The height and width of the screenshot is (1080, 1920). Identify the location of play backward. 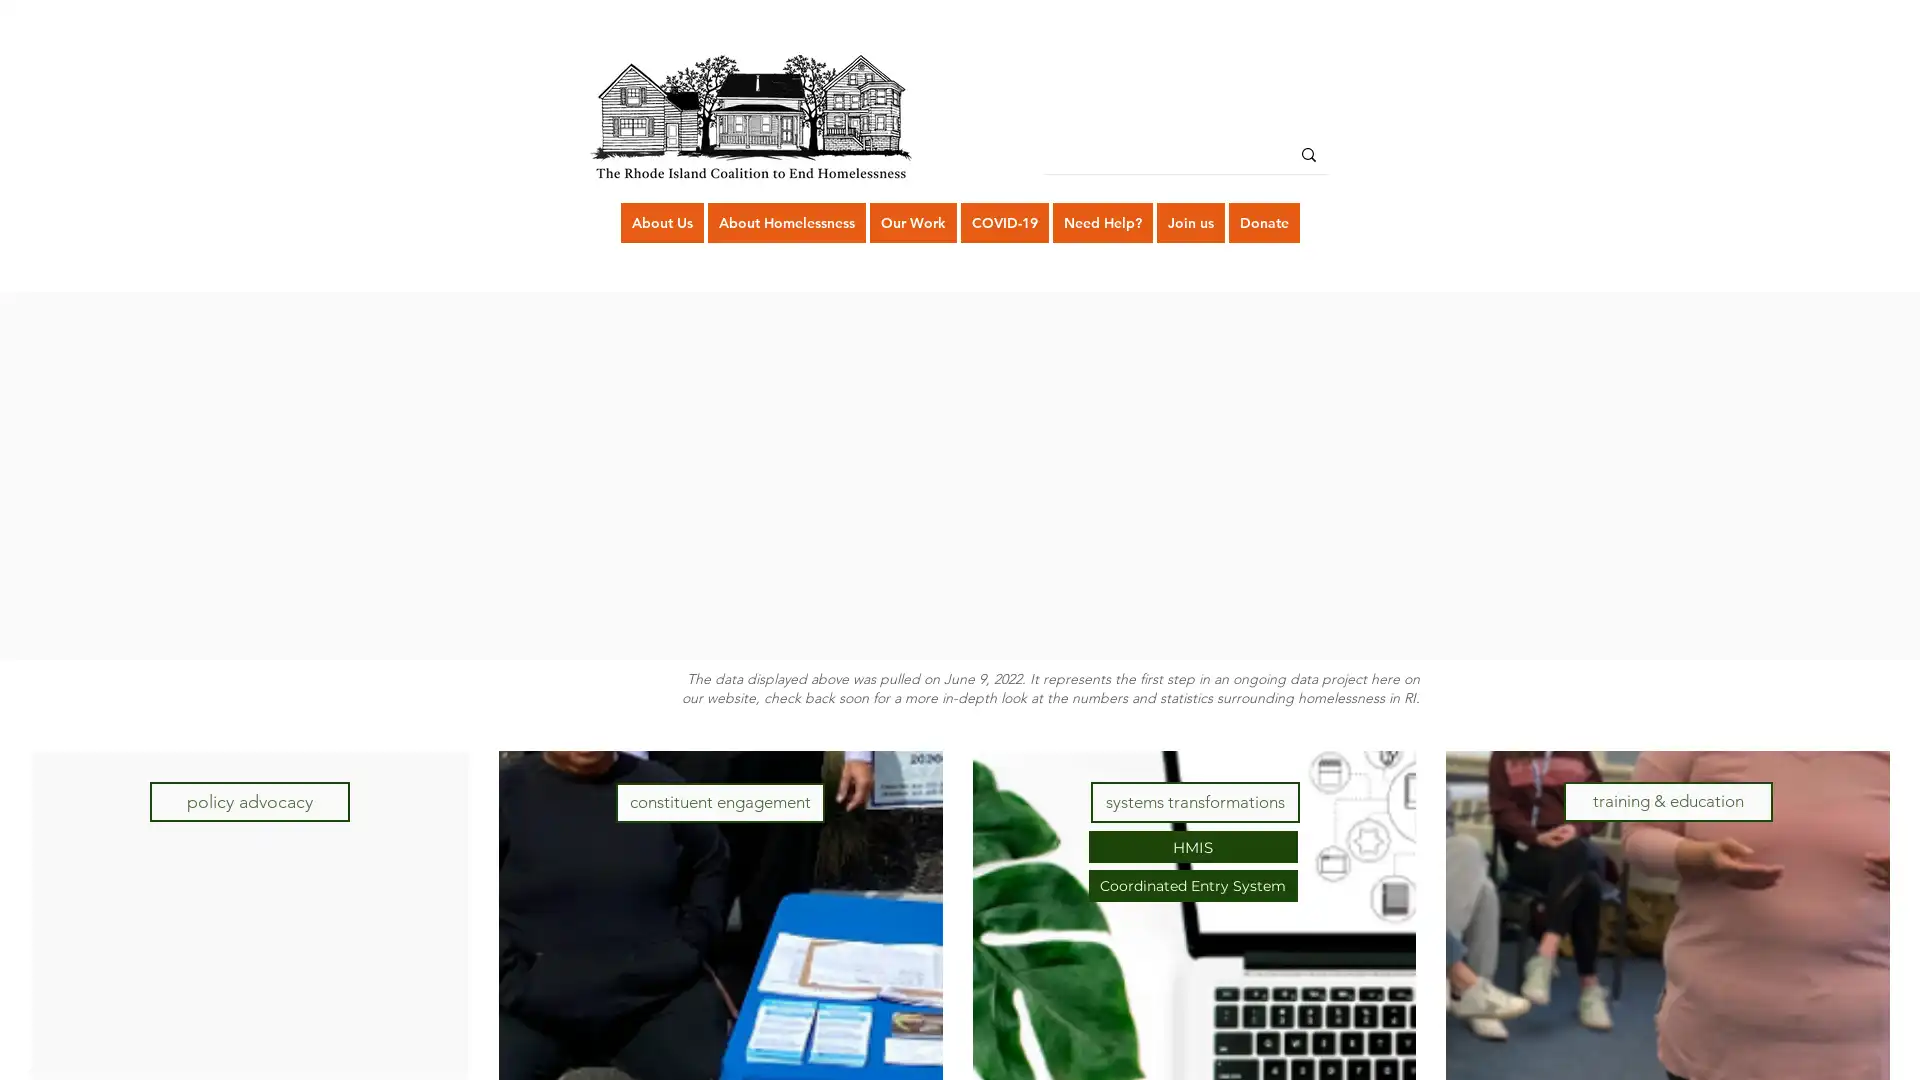
(487, 475).